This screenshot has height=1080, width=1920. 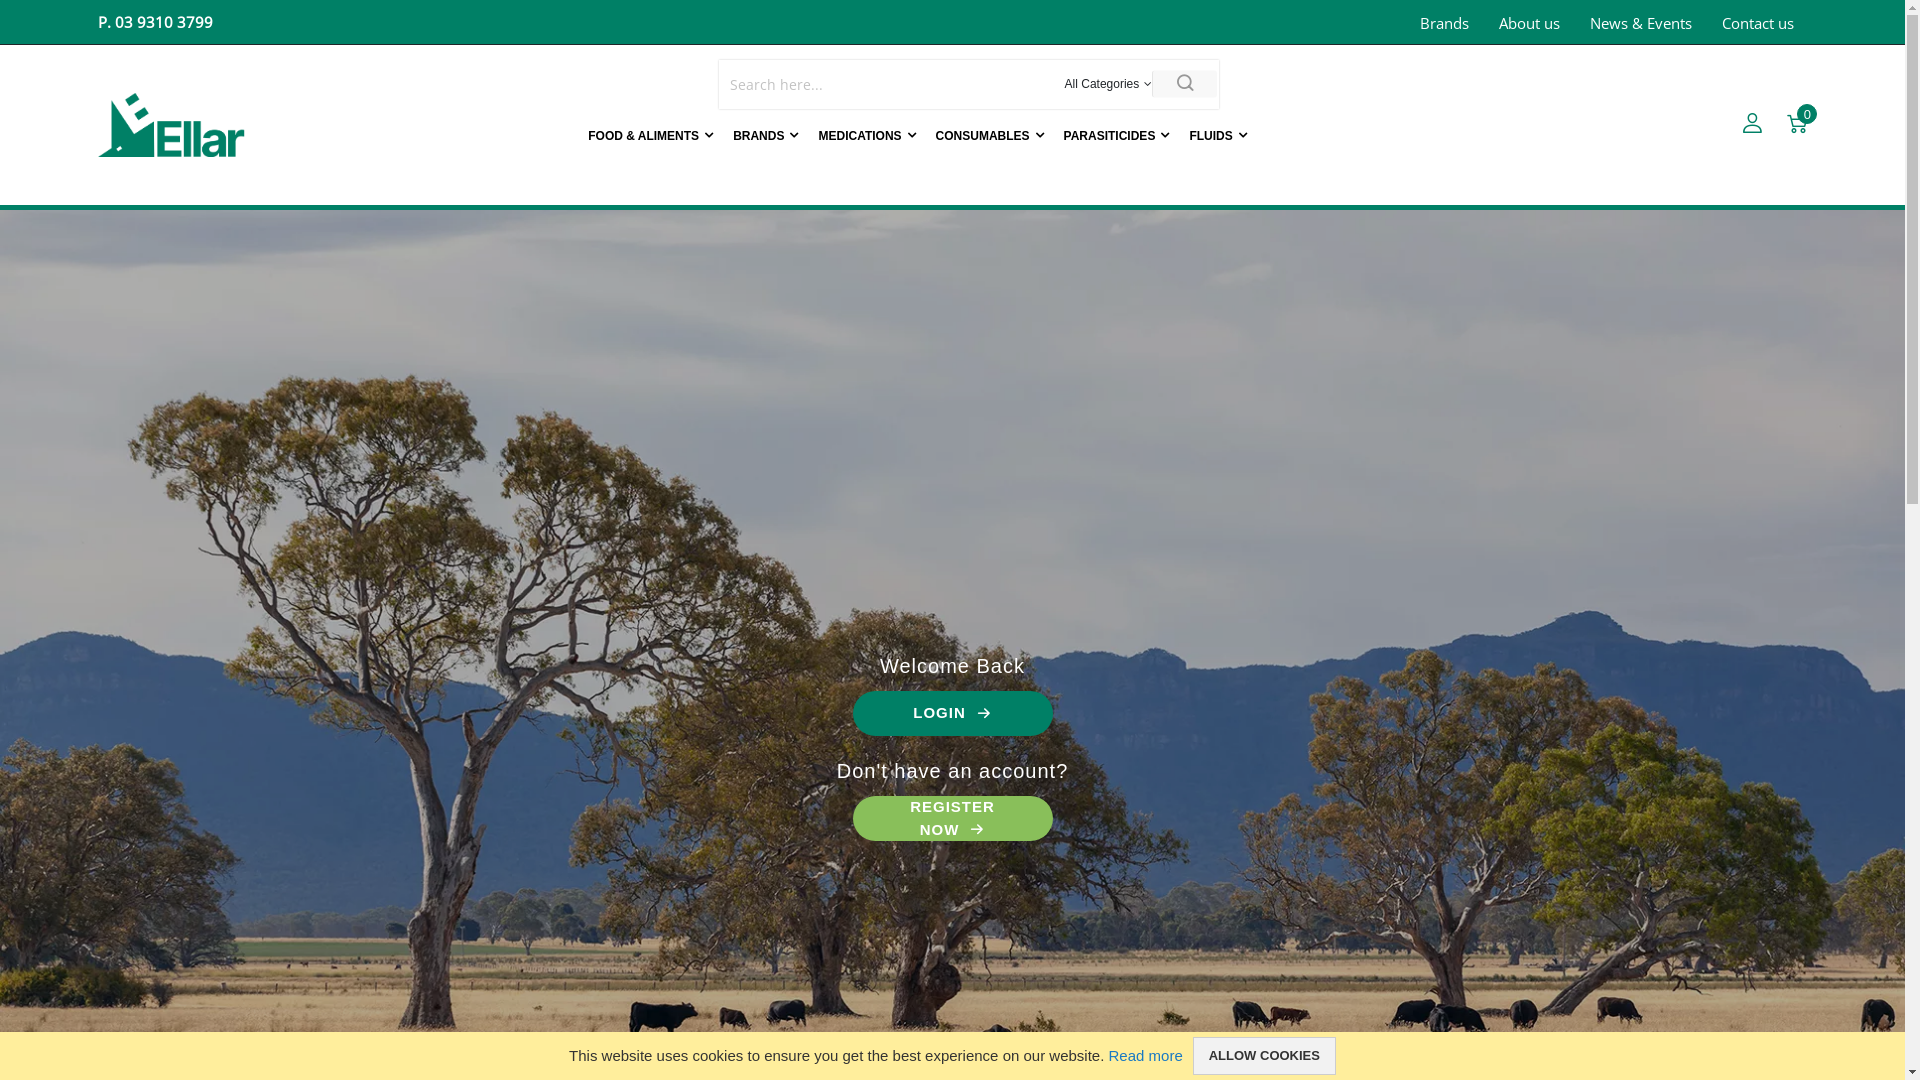 I want to click on 'CONSUMABLES', so click(x=989, y=135).